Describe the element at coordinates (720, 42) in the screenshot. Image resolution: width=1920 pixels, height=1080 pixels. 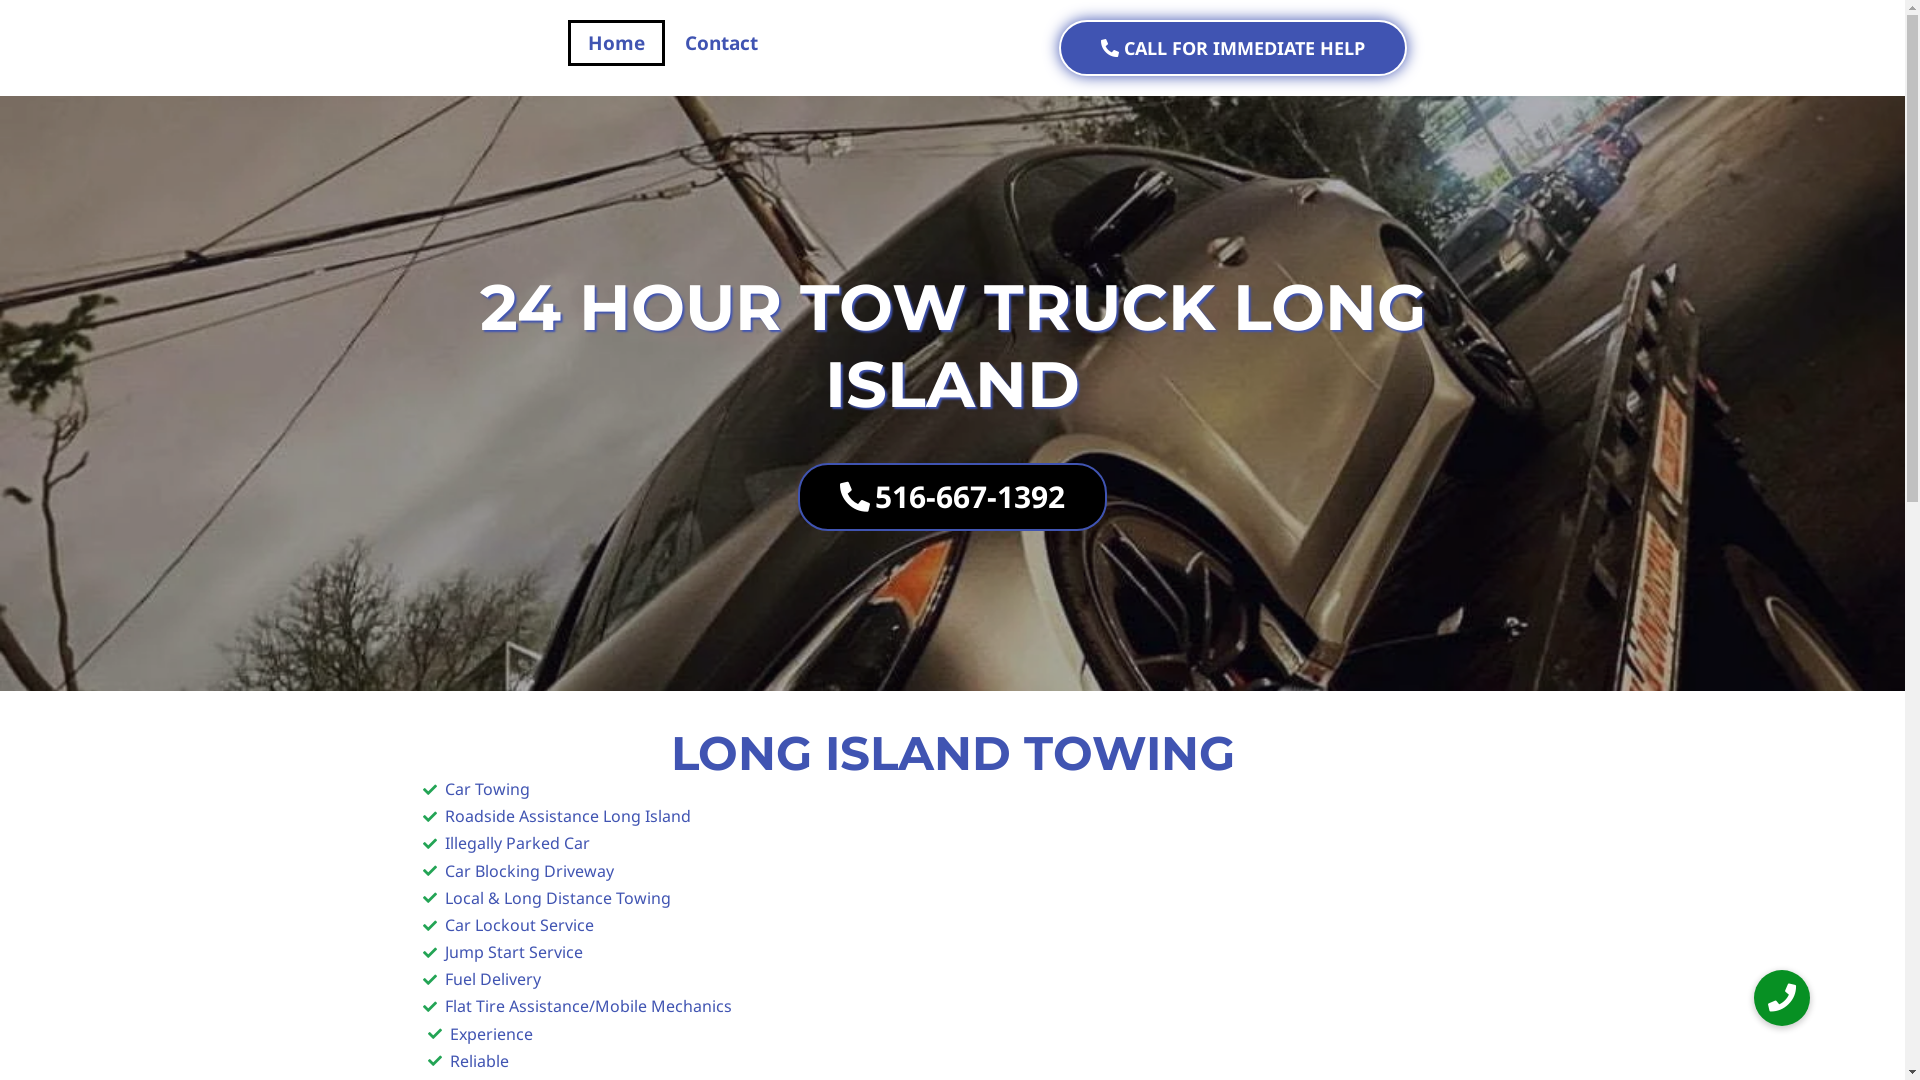
I see `'Contact'` at that location.